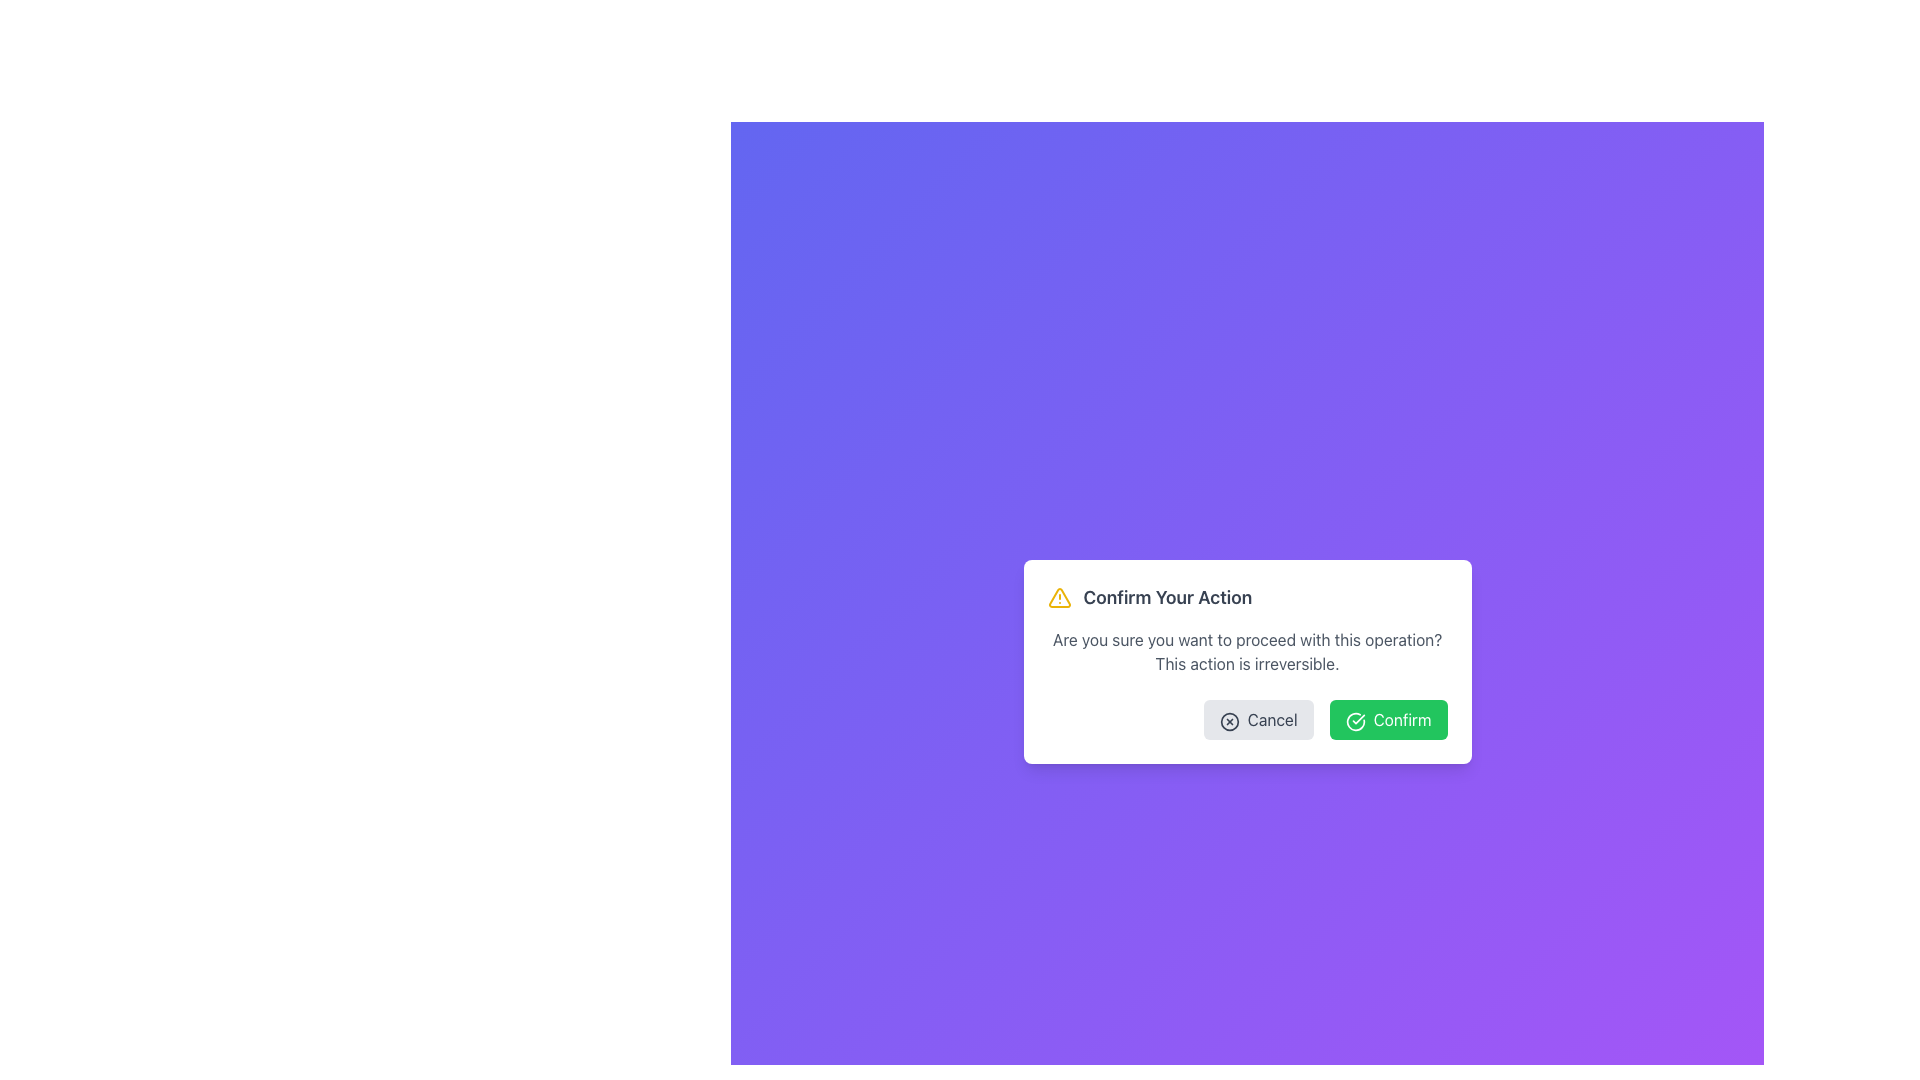 This screenshot has width=1920, height=1080. Describe the element at coordinates (1058, 596) in the screenshot. I see `the triangular perimeter component of the alert icon in the top left corner of the 'Confirm Your Action' modal dialog` at that location.